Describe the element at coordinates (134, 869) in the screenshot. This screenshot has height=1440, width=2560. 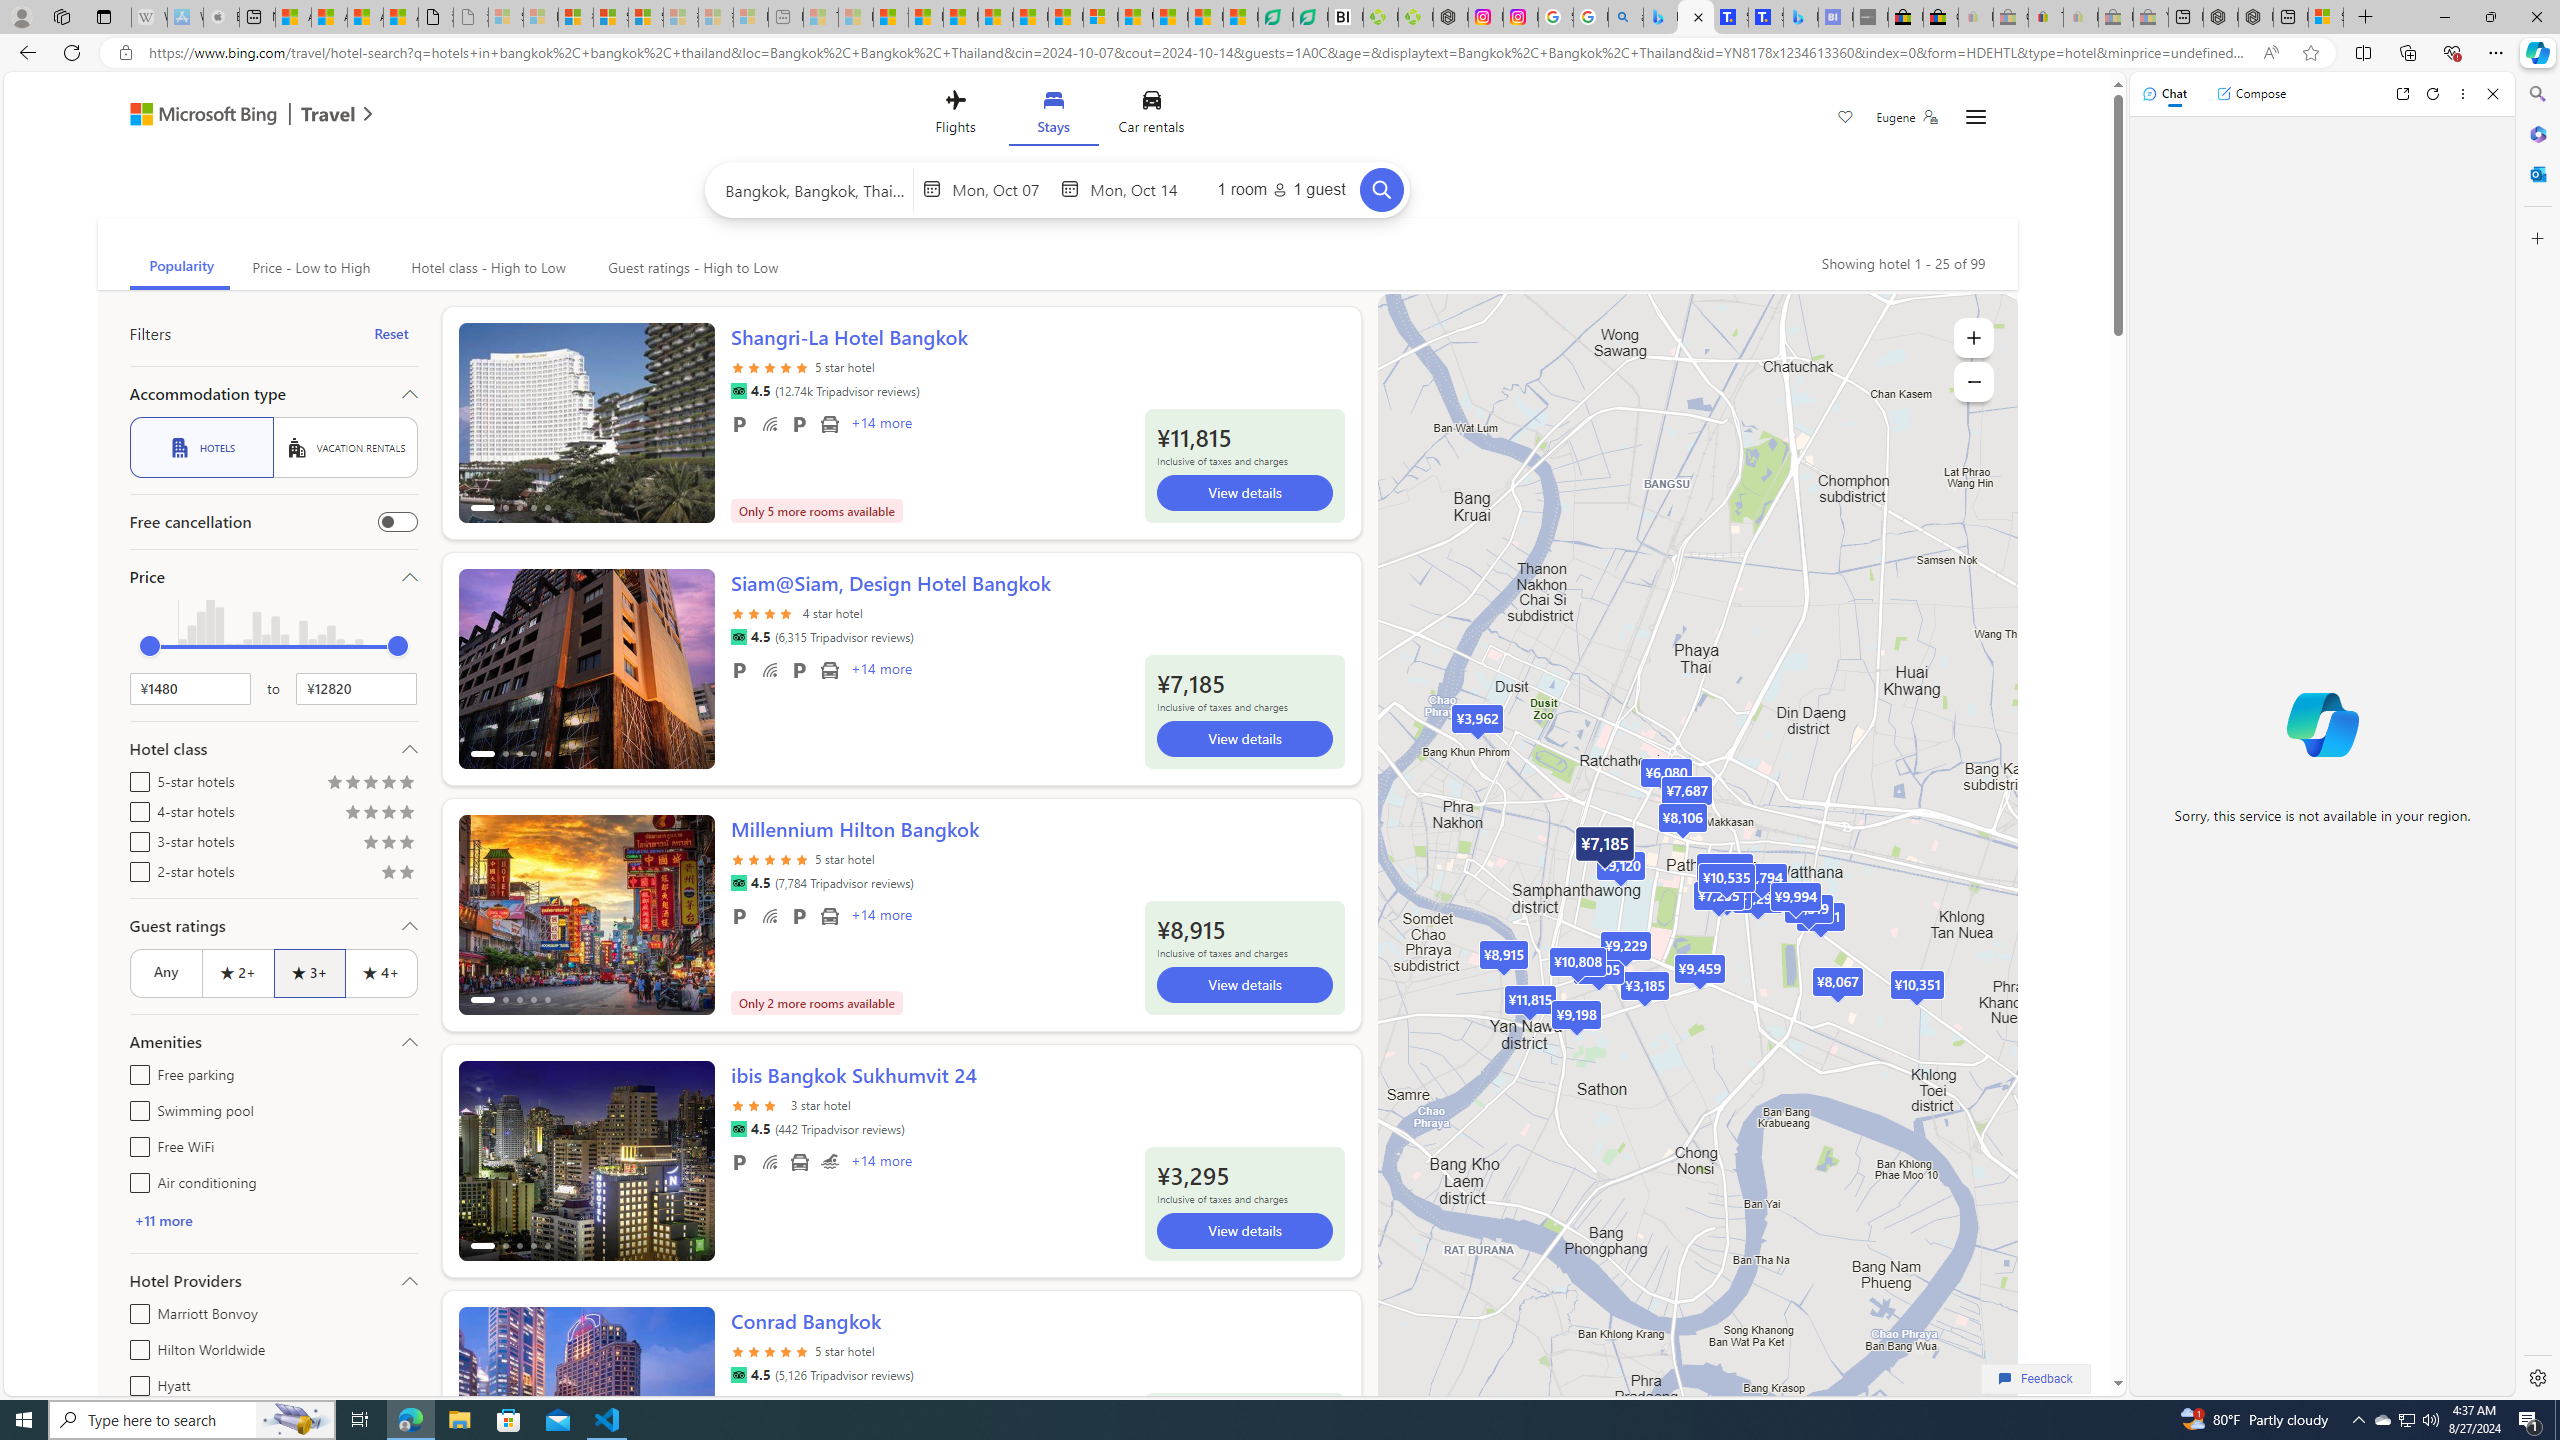
I see `'2-star hotels'` at that location.